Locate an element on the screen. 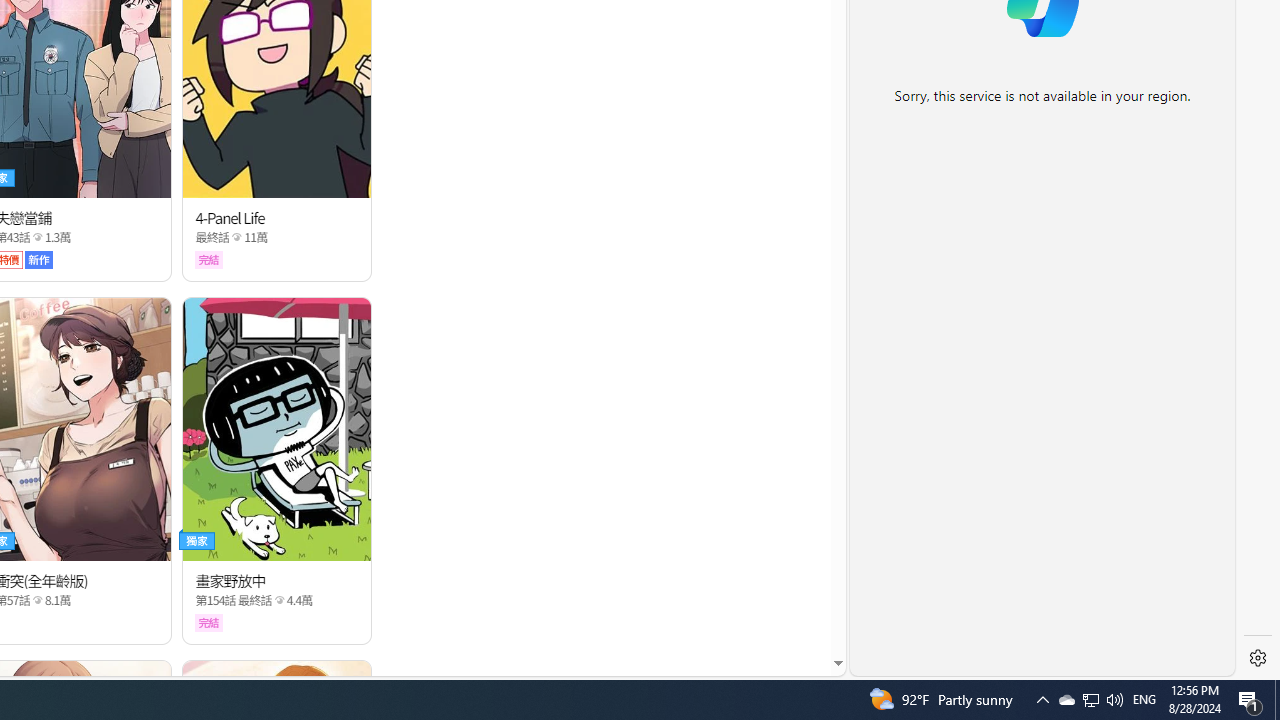 This screenshot has width=1280, height=720. 'Settings' is located at coordinates (1257, 658).